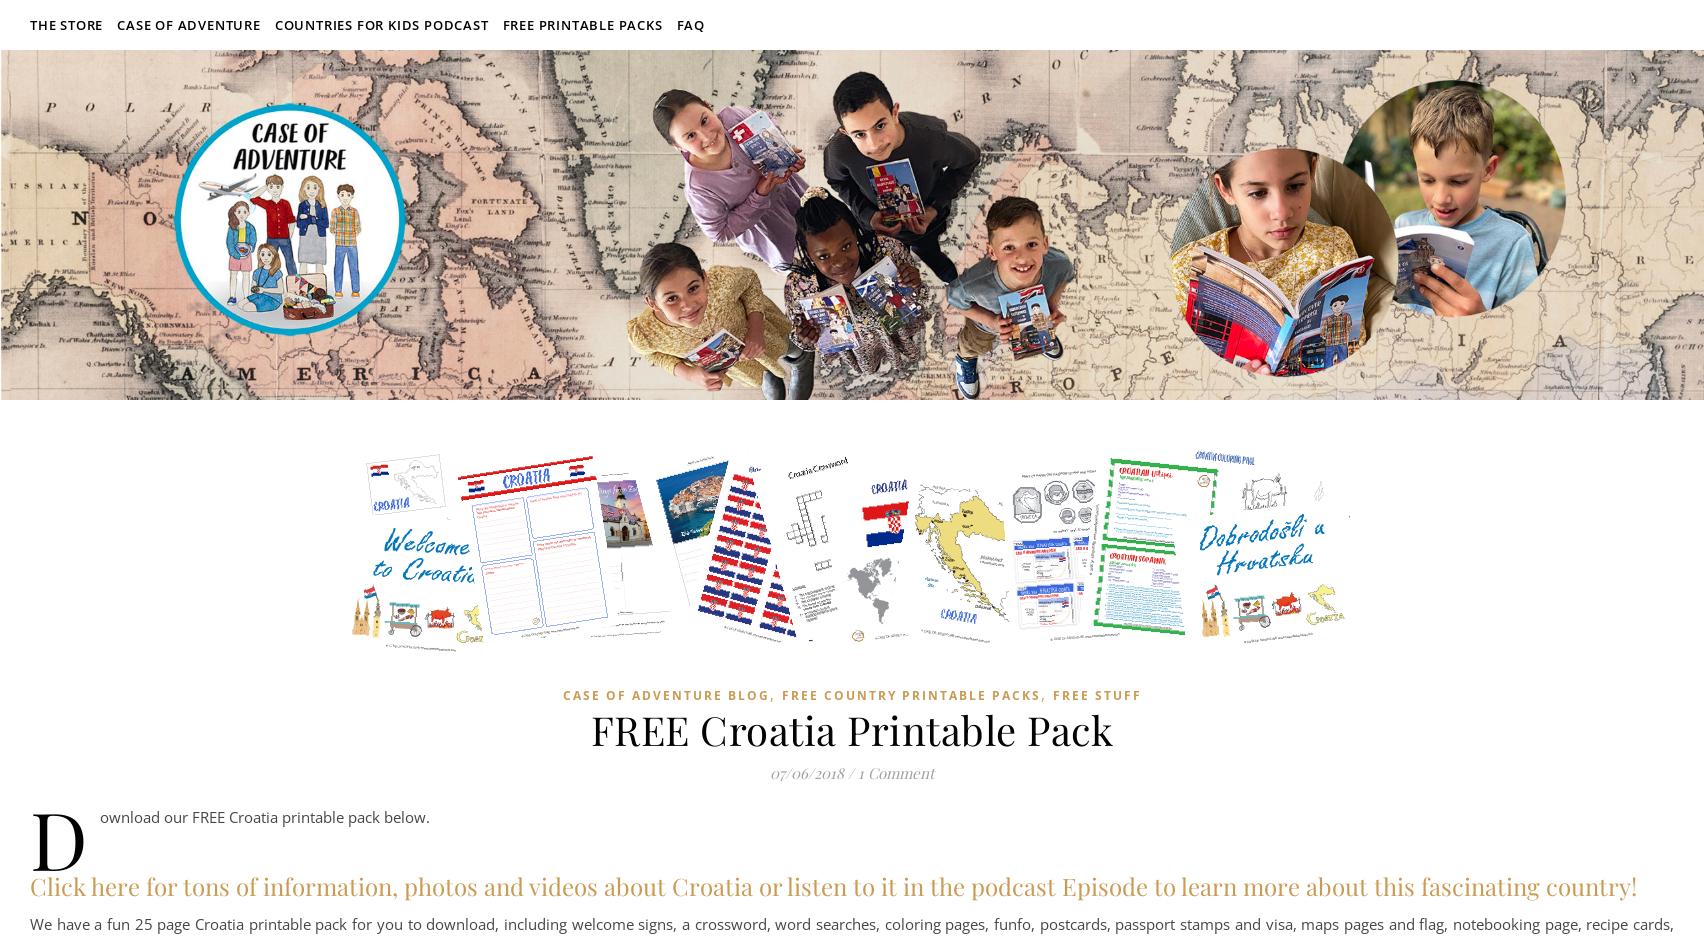  I want to click on '07/06/2018', so click(806, 773).